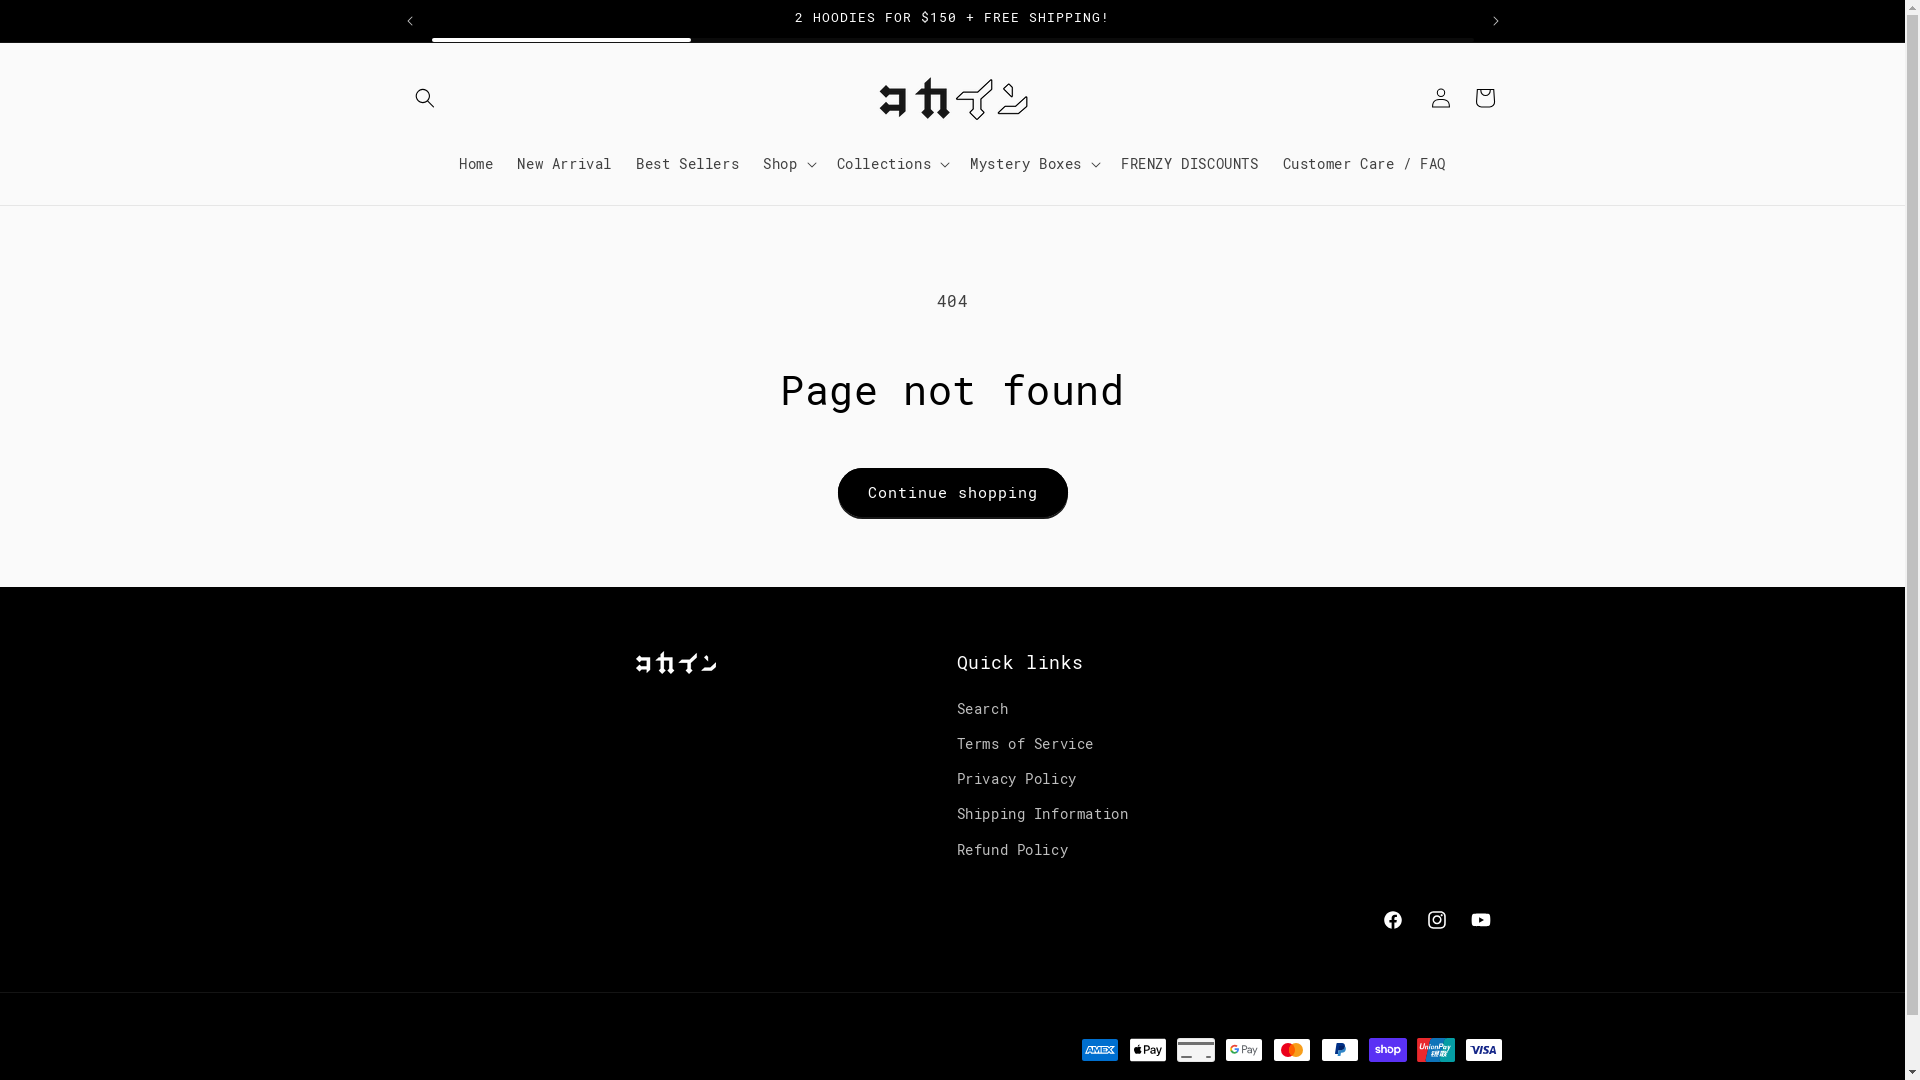 The image size is (1920, 1080). I want to click on 'FRENZY DISCOUNTS', so click(1190, 161).